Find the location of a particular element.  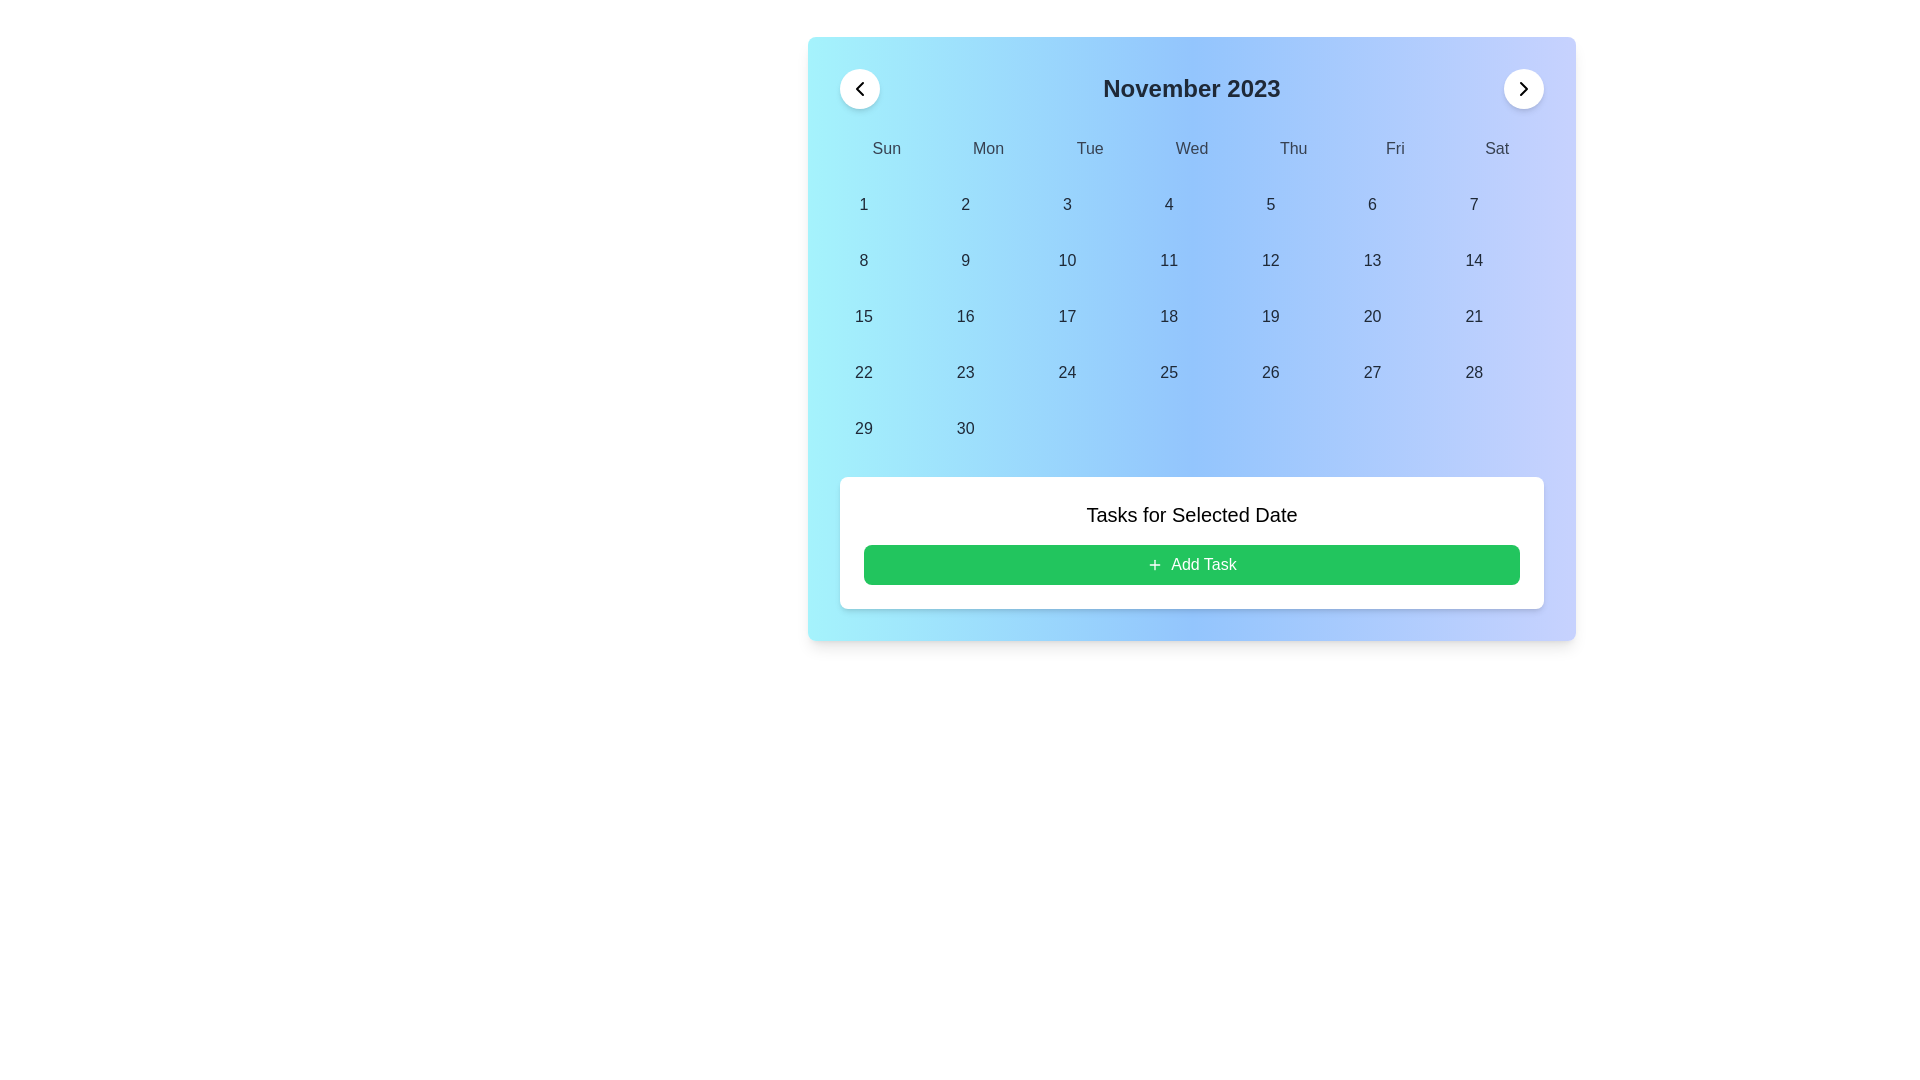

the button representing the date '29' in the calendar interface for navigation is located at coordinates (864, 427).